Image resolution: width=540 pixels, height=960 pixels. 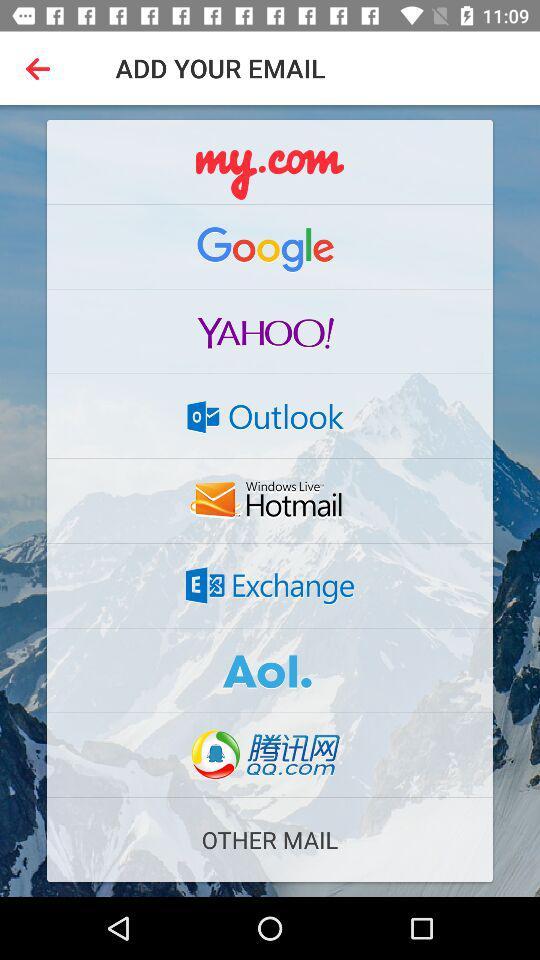 What do you see at coordinates (270, 161) in the screenshot?
I see `mycom above google` at bounding box center [270, 161].